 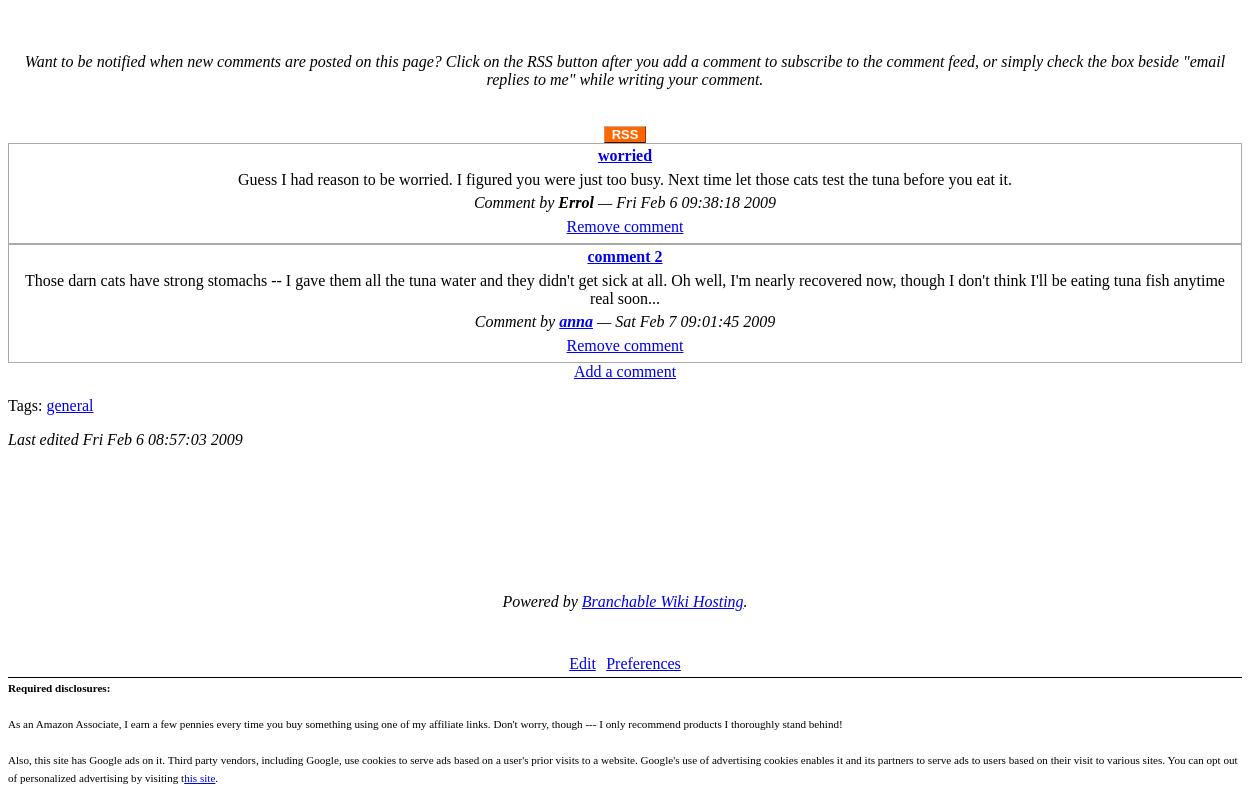 I want to click on 'Also, this site has Google ads on it. Third party vendors, including
Google, use cookies to serve ads based on a user's prior visits to a
website. Google's use of advertising cookies enables it and its
partners to serve ads to users based on their visit to various sites.
You can opt out of personalized advertising by visiting t', so click(x=621, y=768).